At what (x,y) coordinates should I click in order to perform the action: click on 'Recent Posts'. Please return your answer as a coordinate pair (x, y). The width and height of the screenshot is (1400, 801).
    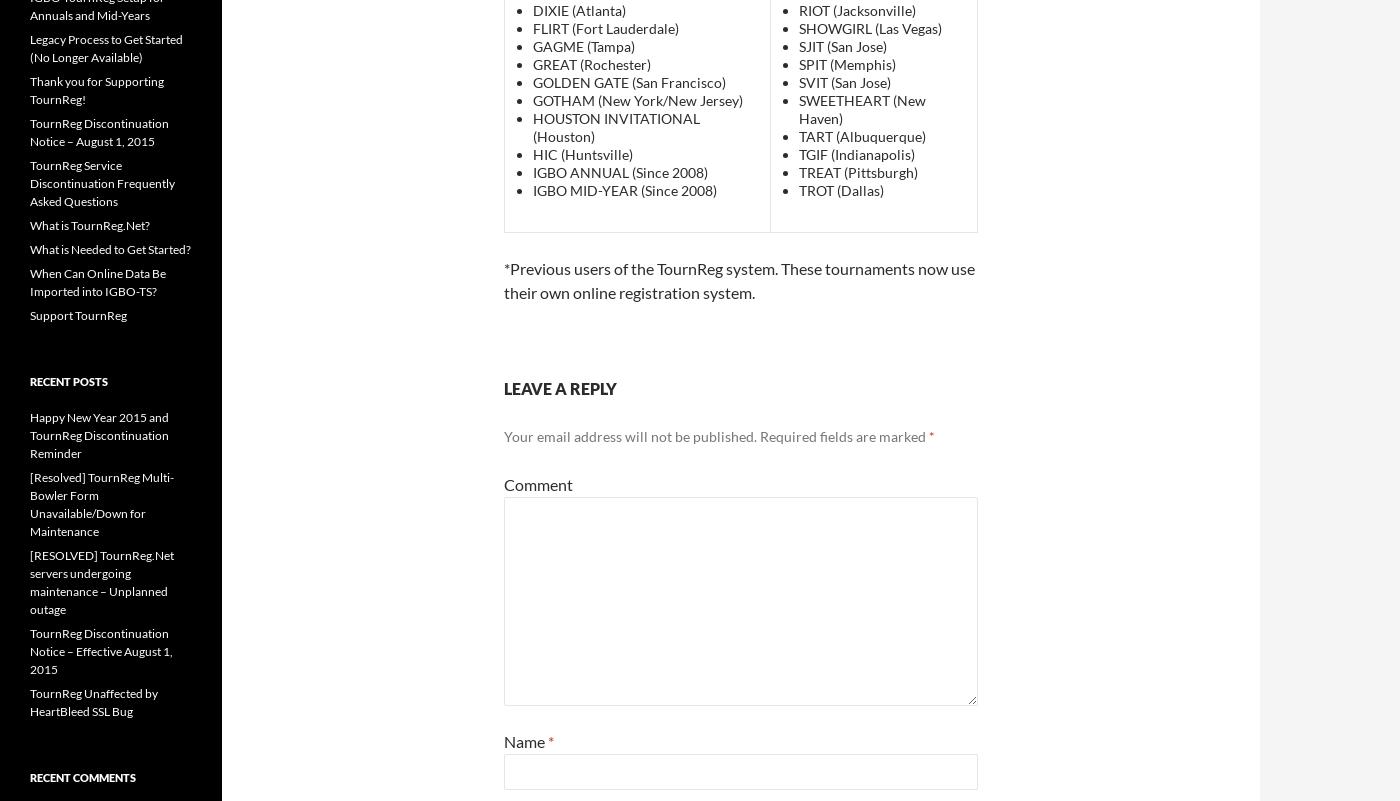
    Looking at the image, I should click on (28, 380).